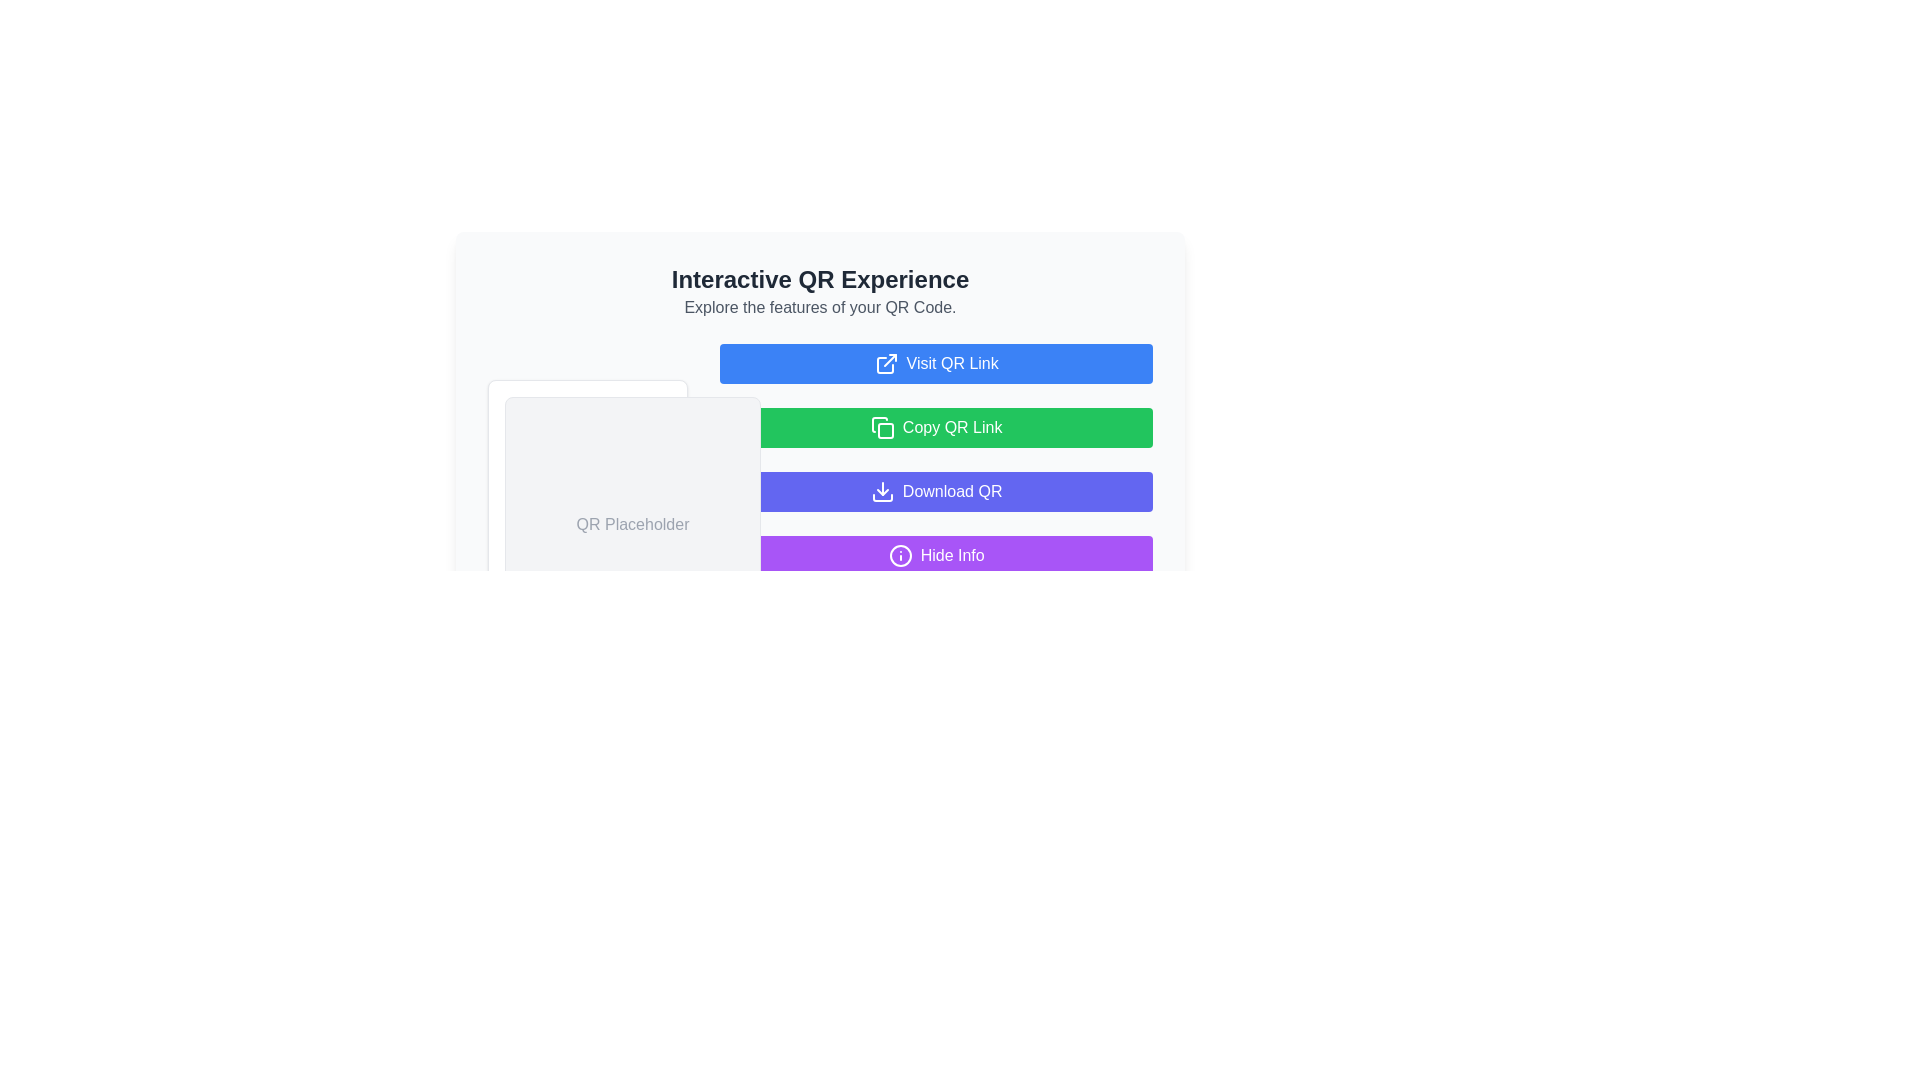  Describe the element at coordinates (820, 389) in the screenshot. I see `headings and descriptions within the interactive panel titled 'Interactive QR Experience', which contains grouped action buttons and informational text related to QR code options` at that location.